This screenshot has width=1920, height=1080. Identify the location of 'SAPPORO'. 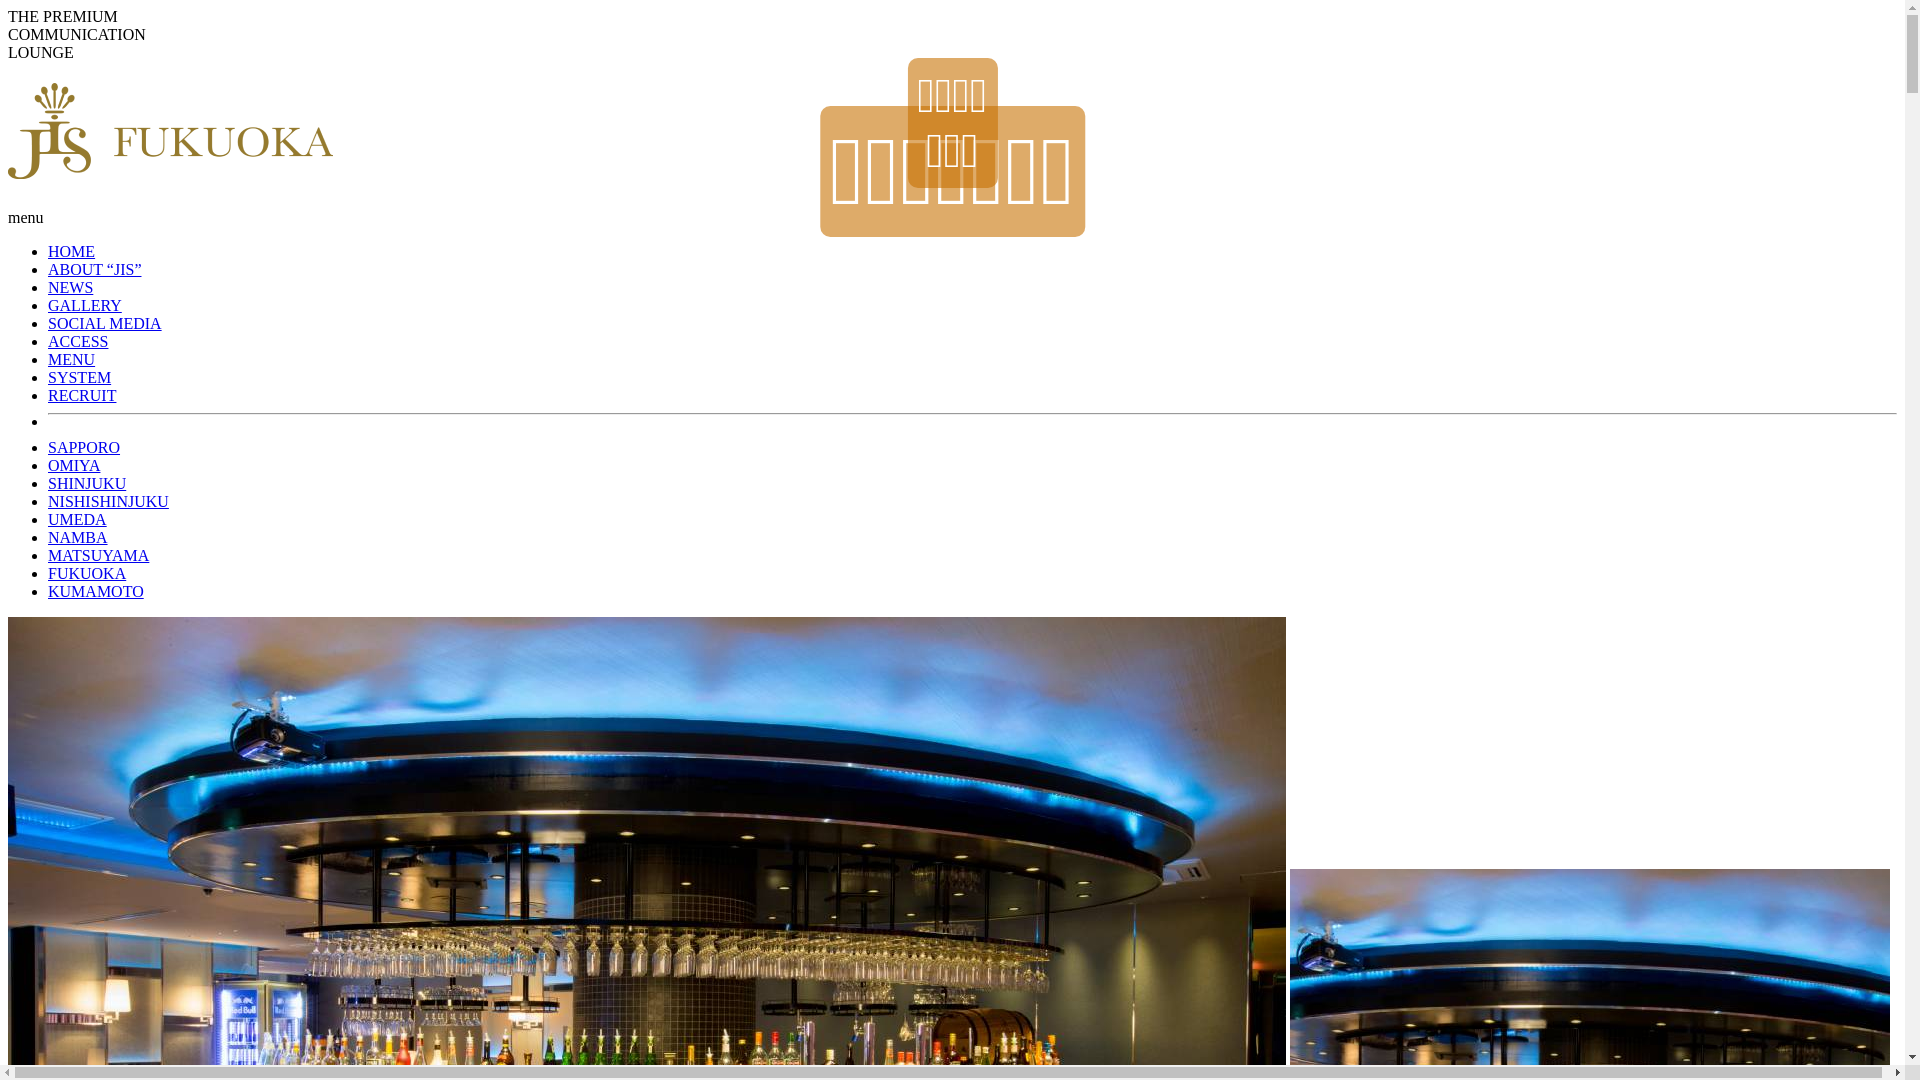
(82, 446).